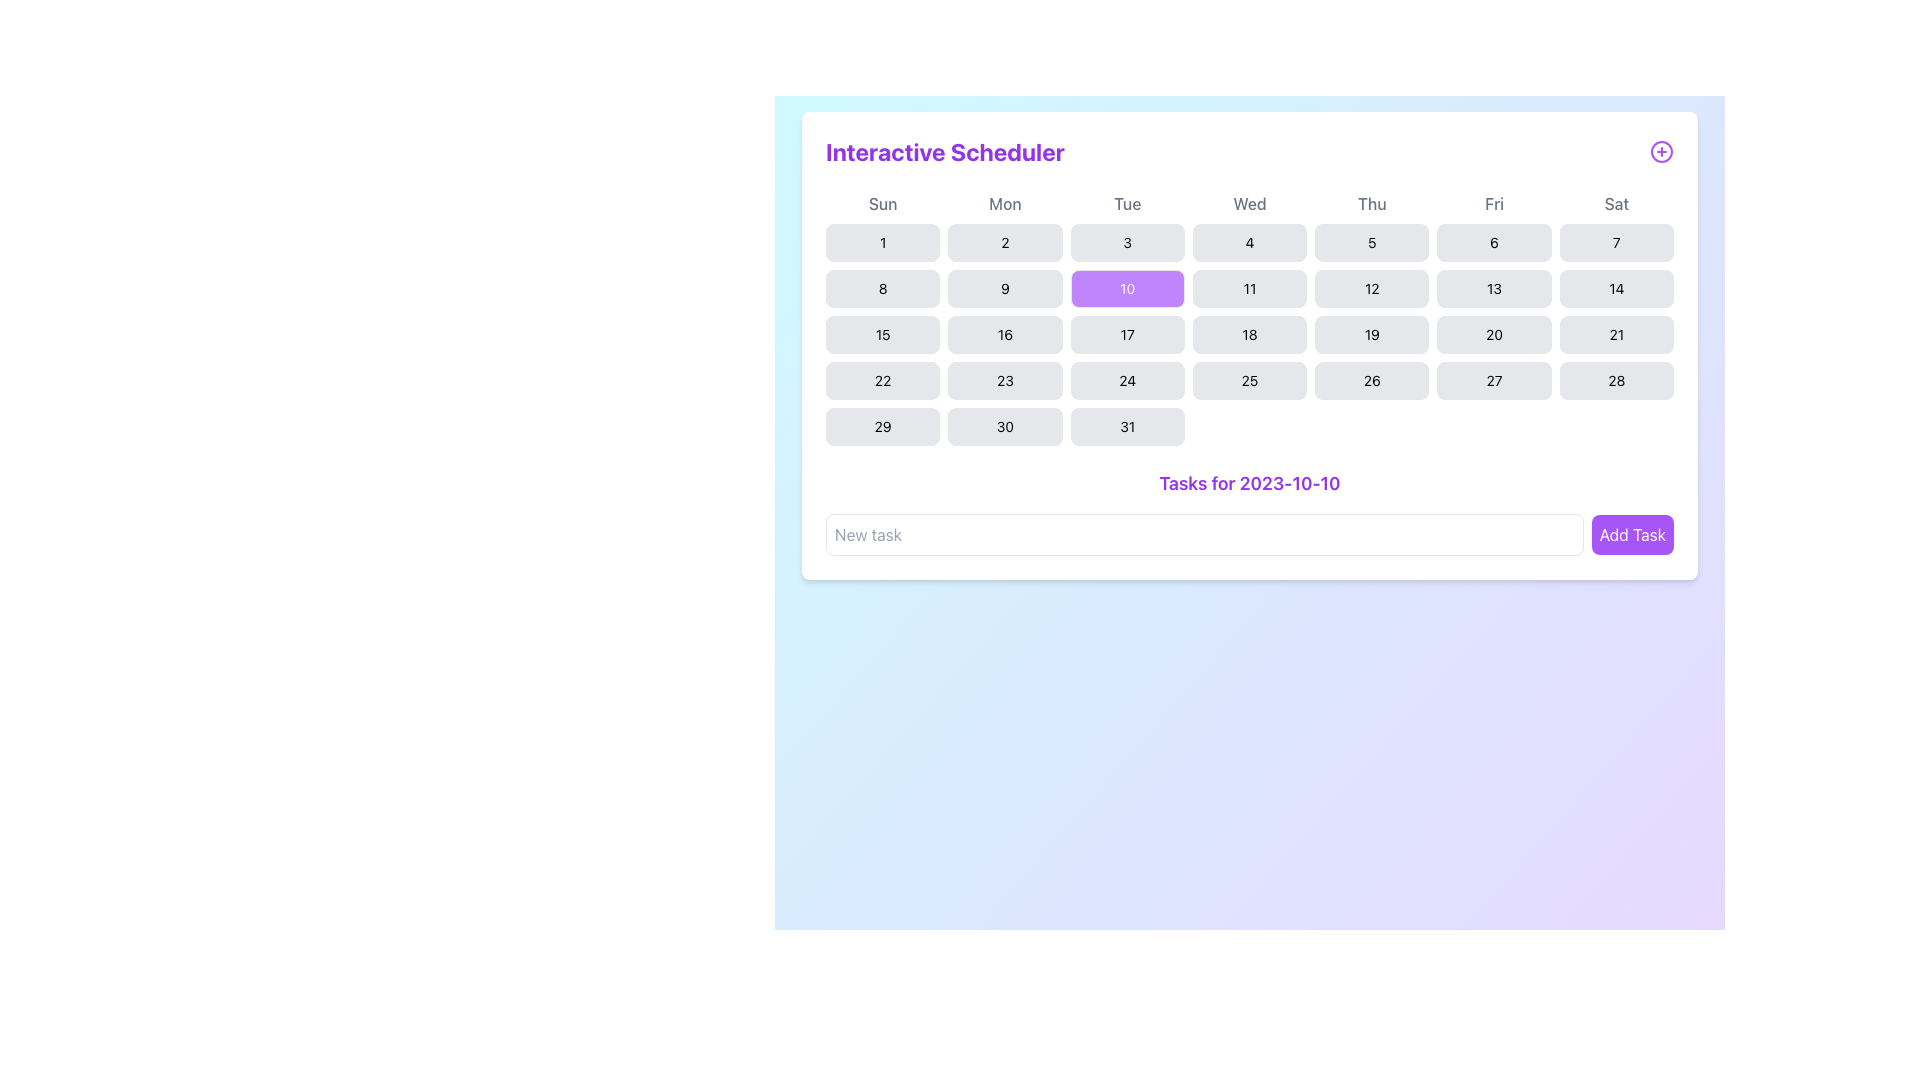 The height and width of the screenshot is (1080, 1920). Describe the element at coordinates (1616, 289) in the screenshot. I see `the button styled as a rounded rectangle with a light gray background and the number '14' centered inside` at that location.